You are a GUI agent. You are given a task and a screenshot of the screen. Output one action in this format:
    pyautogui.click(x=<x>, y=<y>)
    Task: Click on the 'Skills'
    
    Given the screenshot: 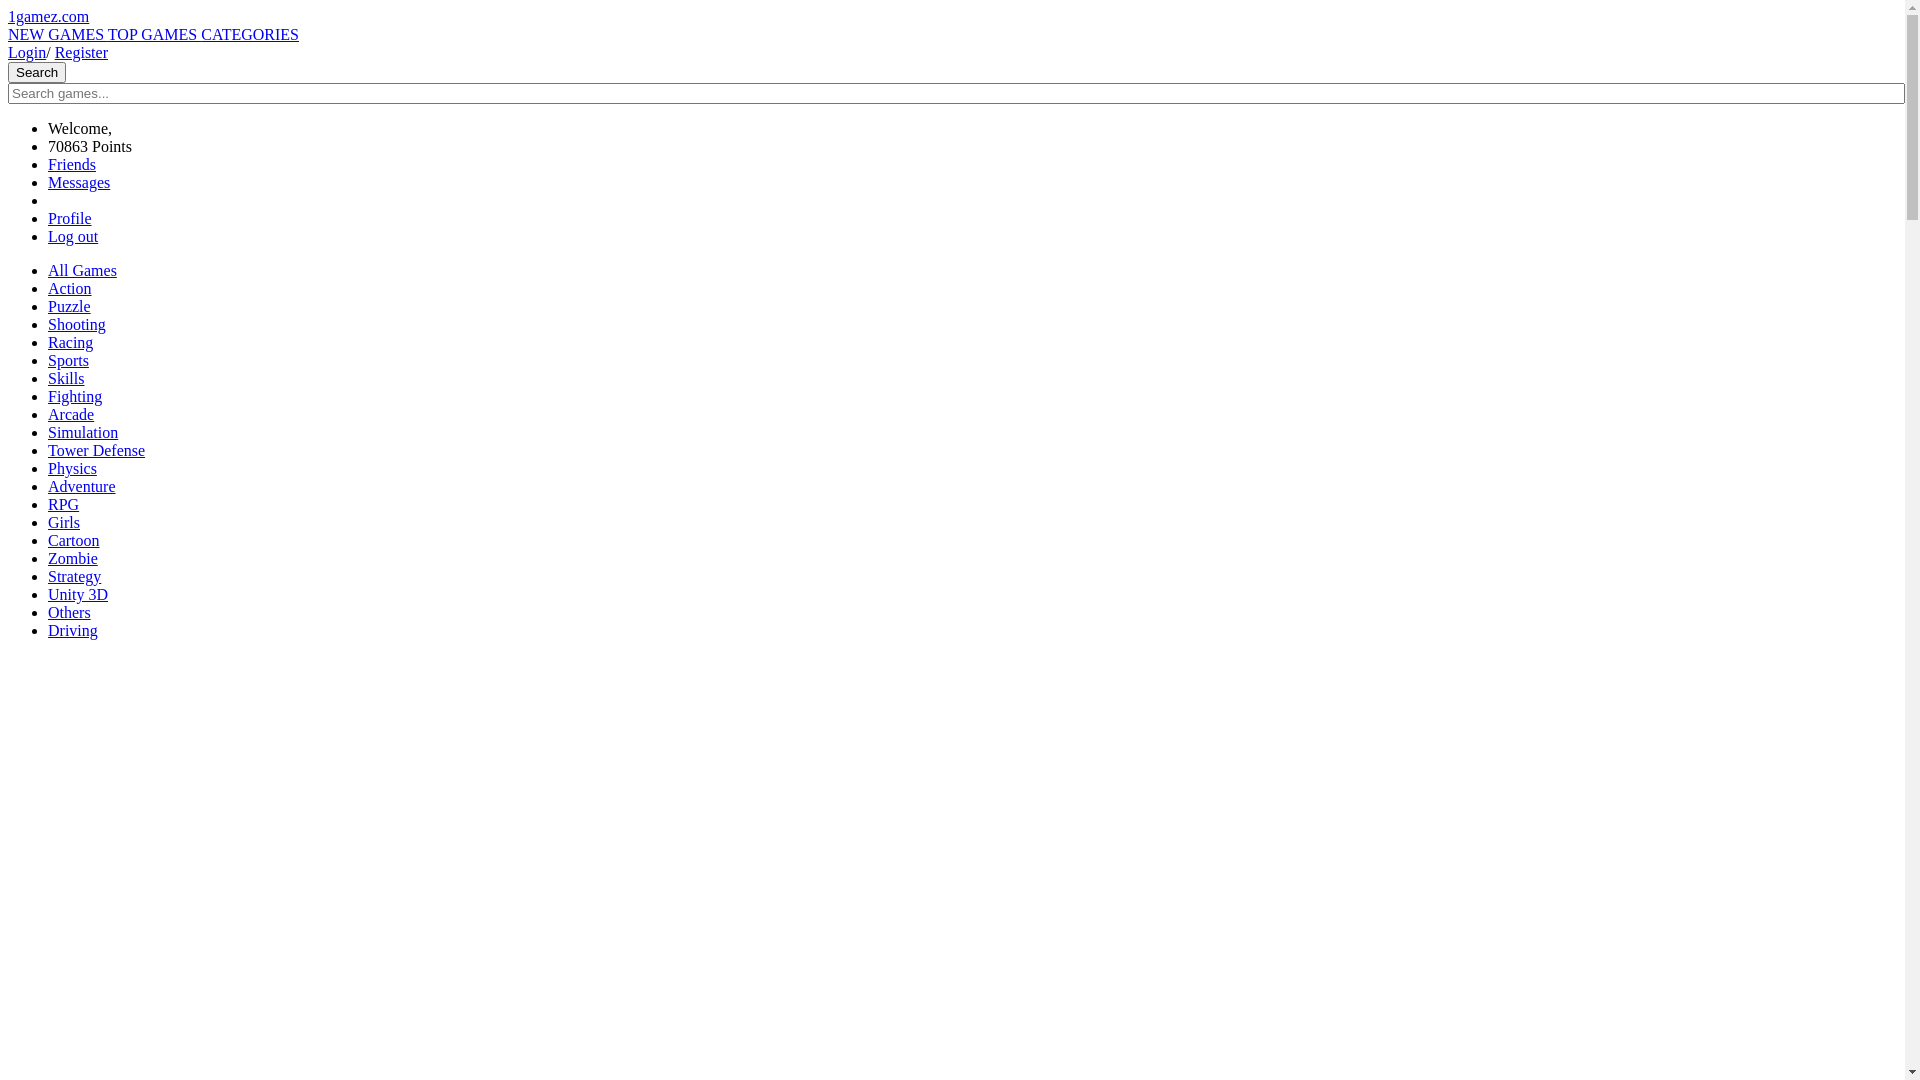 What is the action you would take?
    pyautogui.click(x=66, y=378)
    